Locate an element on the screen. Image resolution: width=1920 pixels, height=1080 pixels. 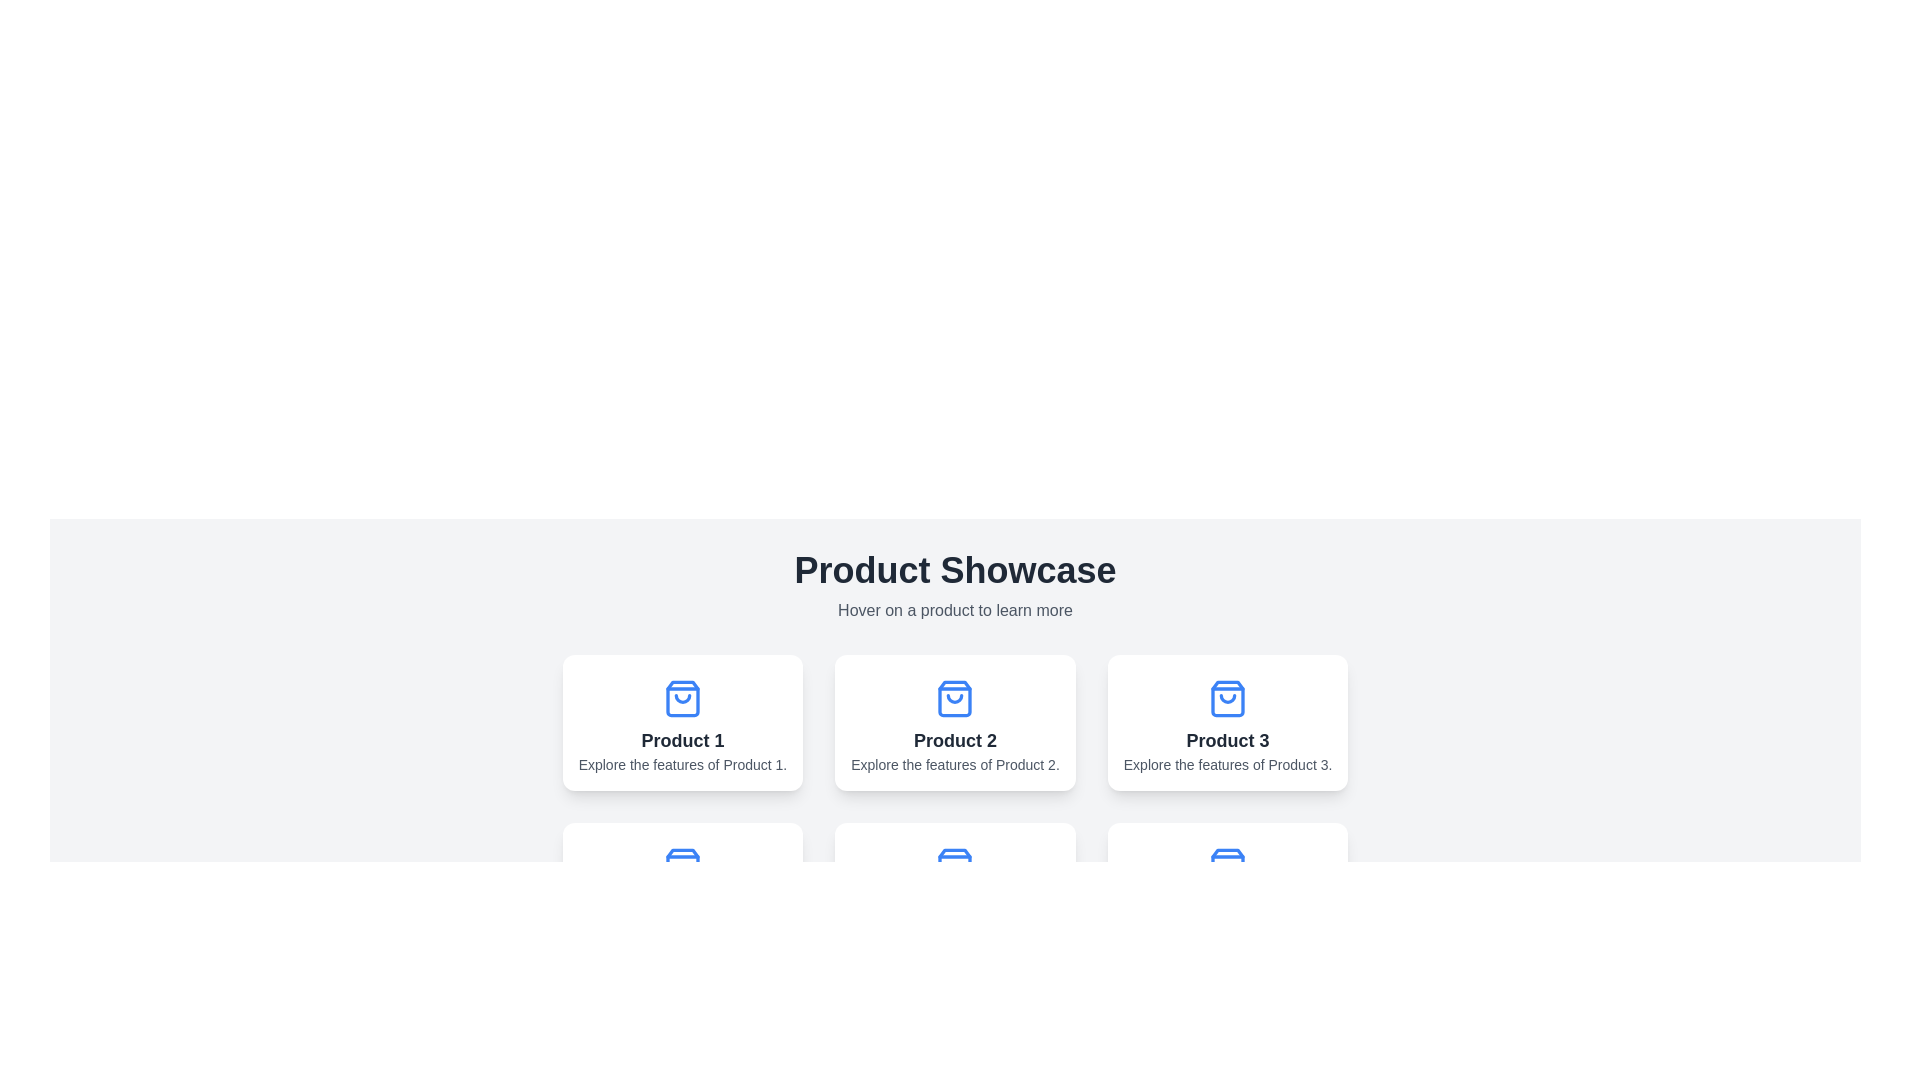
the descriptive text label located within the card layout for 'Product 1', situated beneath the heading and above the bottom boundary of the card is located at coordinates (682, 764).